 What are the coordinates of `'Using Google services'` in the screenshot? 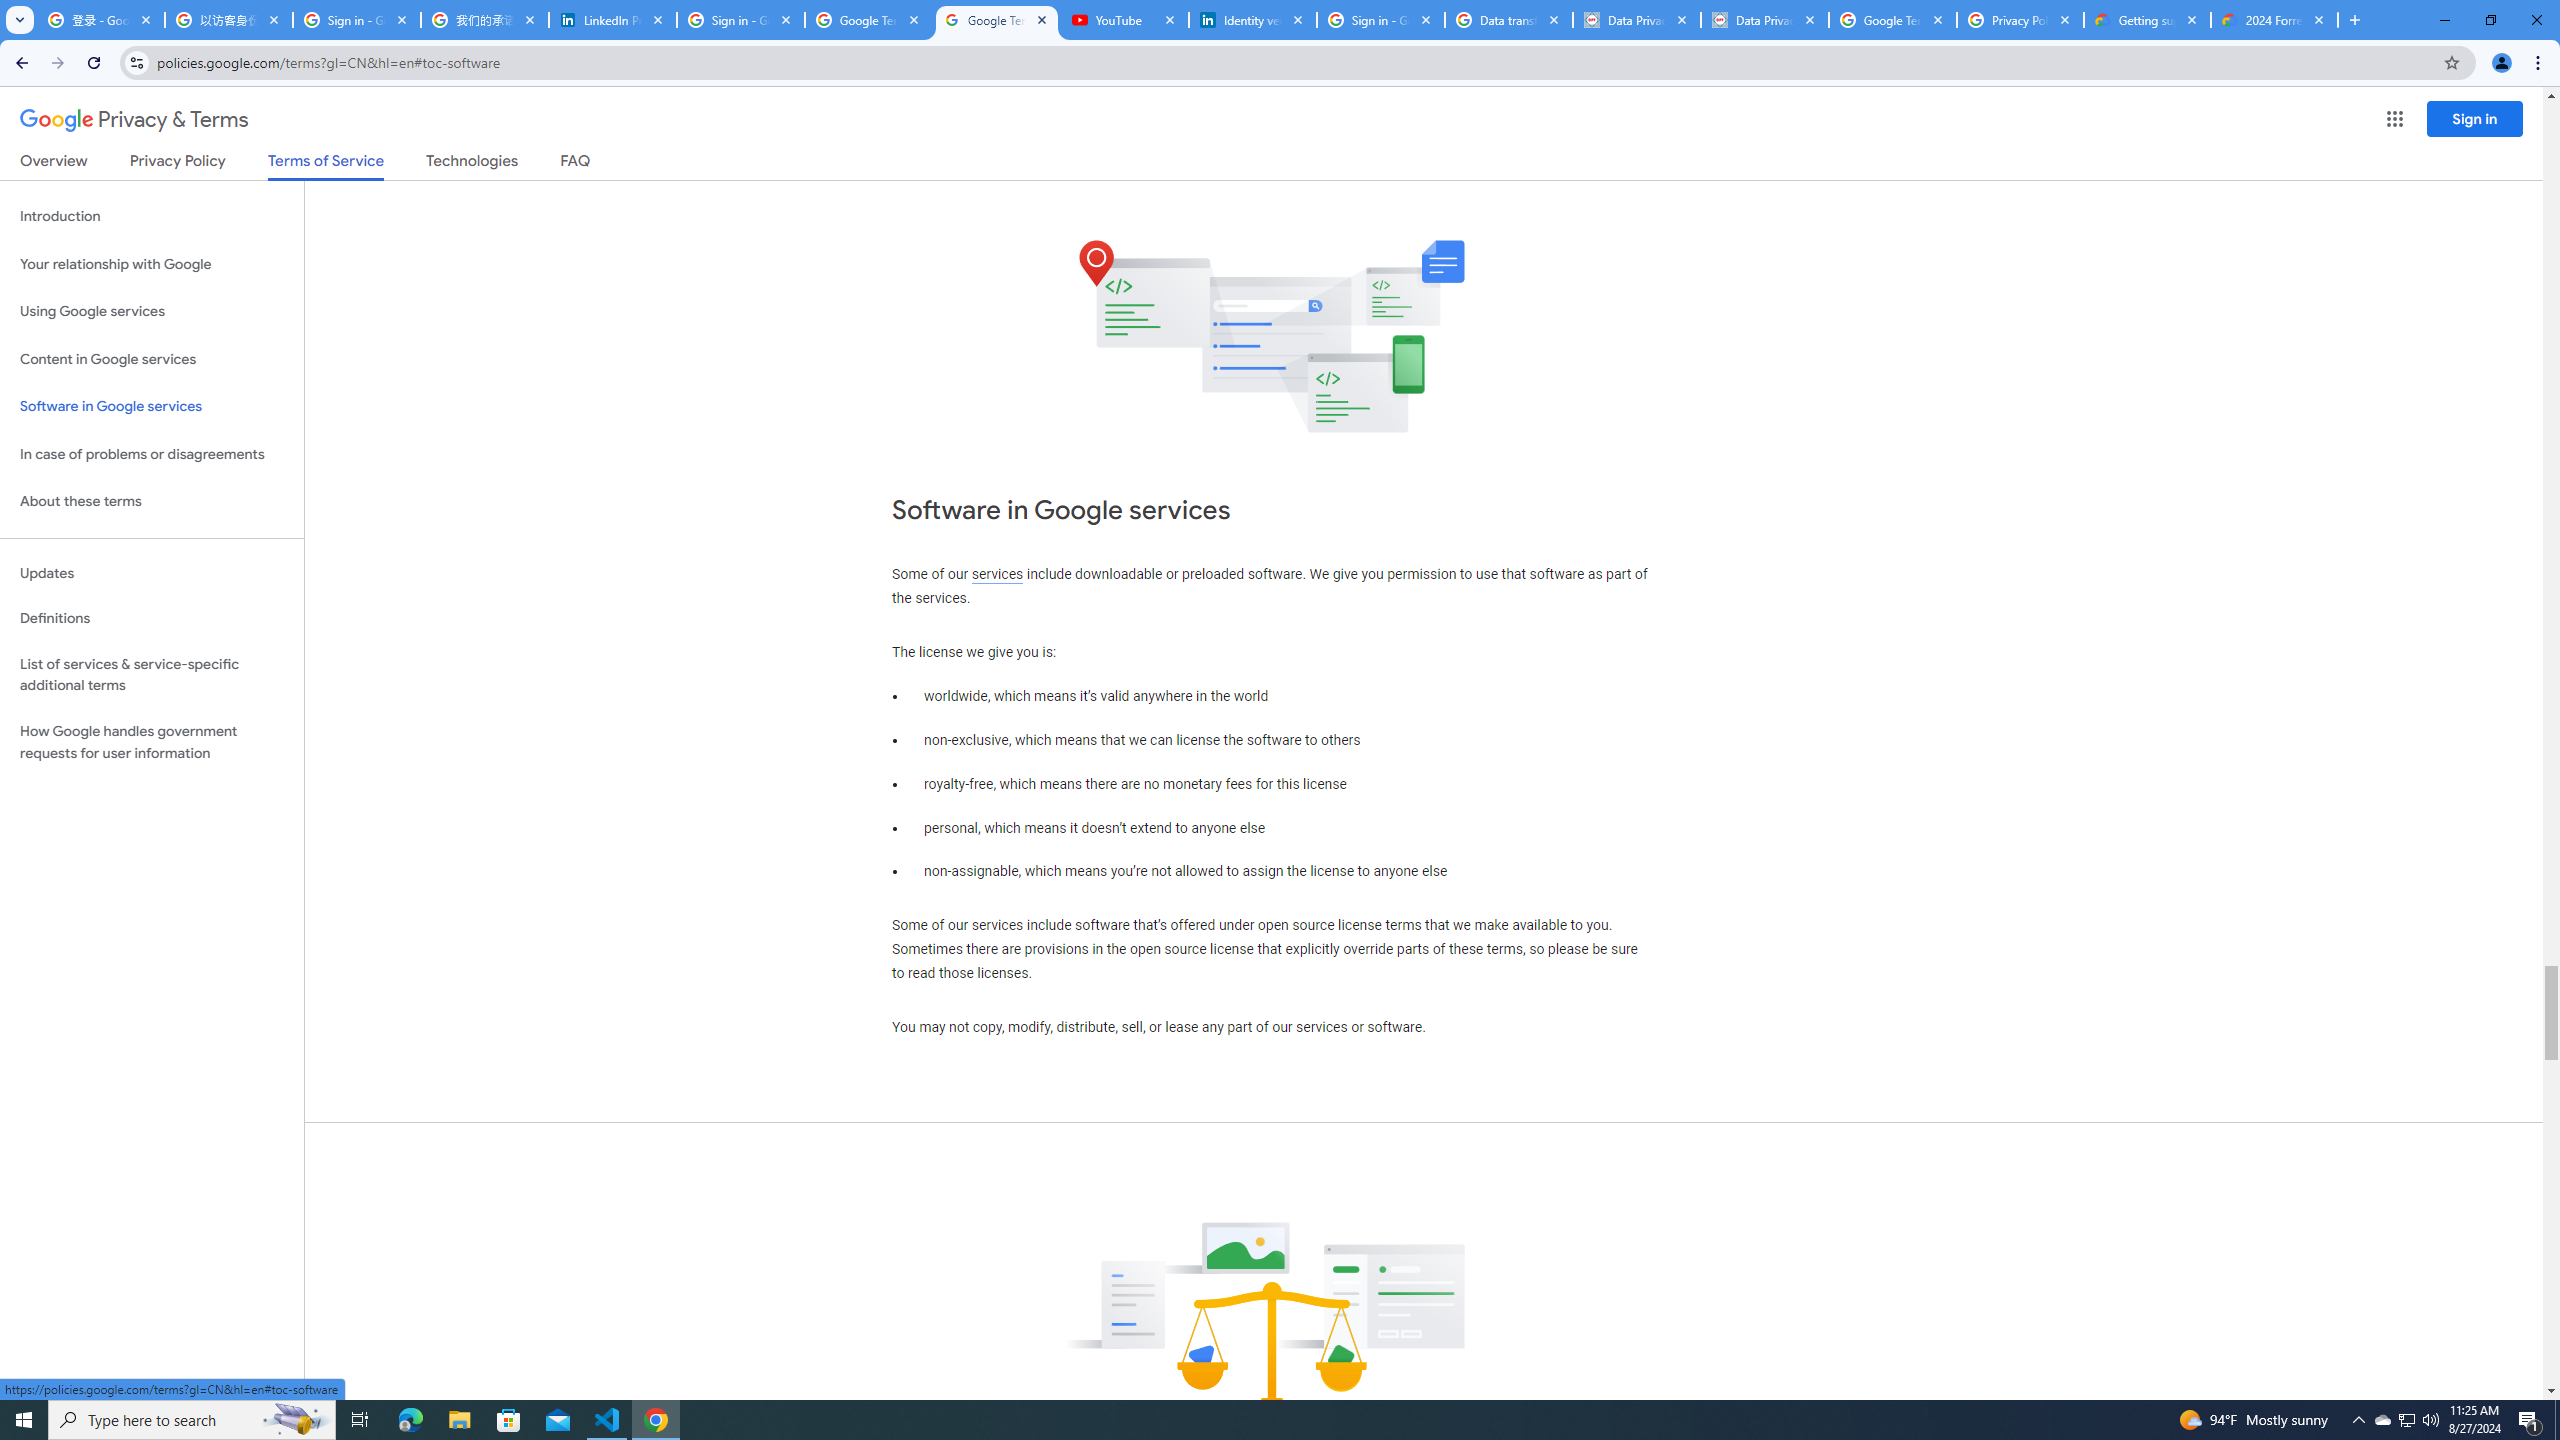 It's located at (151, 310).